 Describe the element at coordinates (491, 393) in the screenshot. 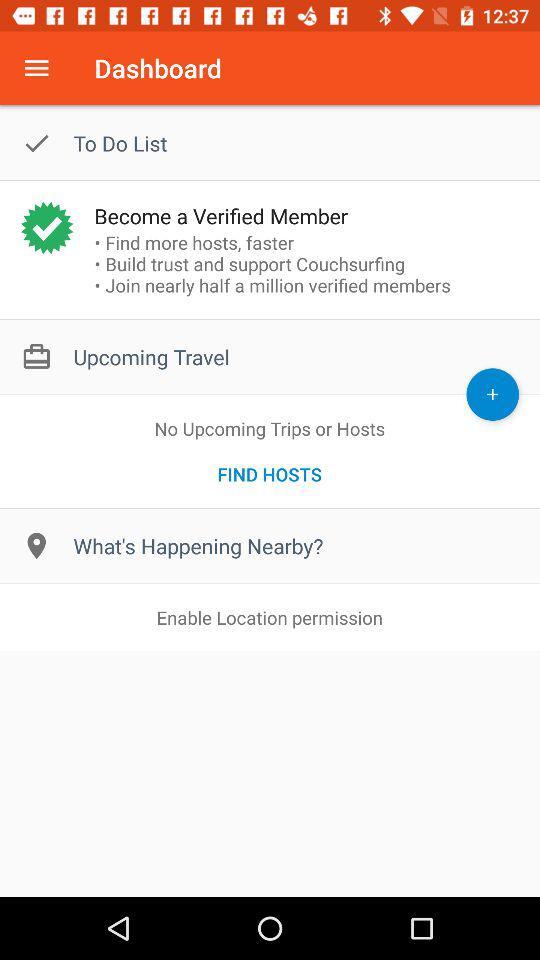

I see `the point` at that location.